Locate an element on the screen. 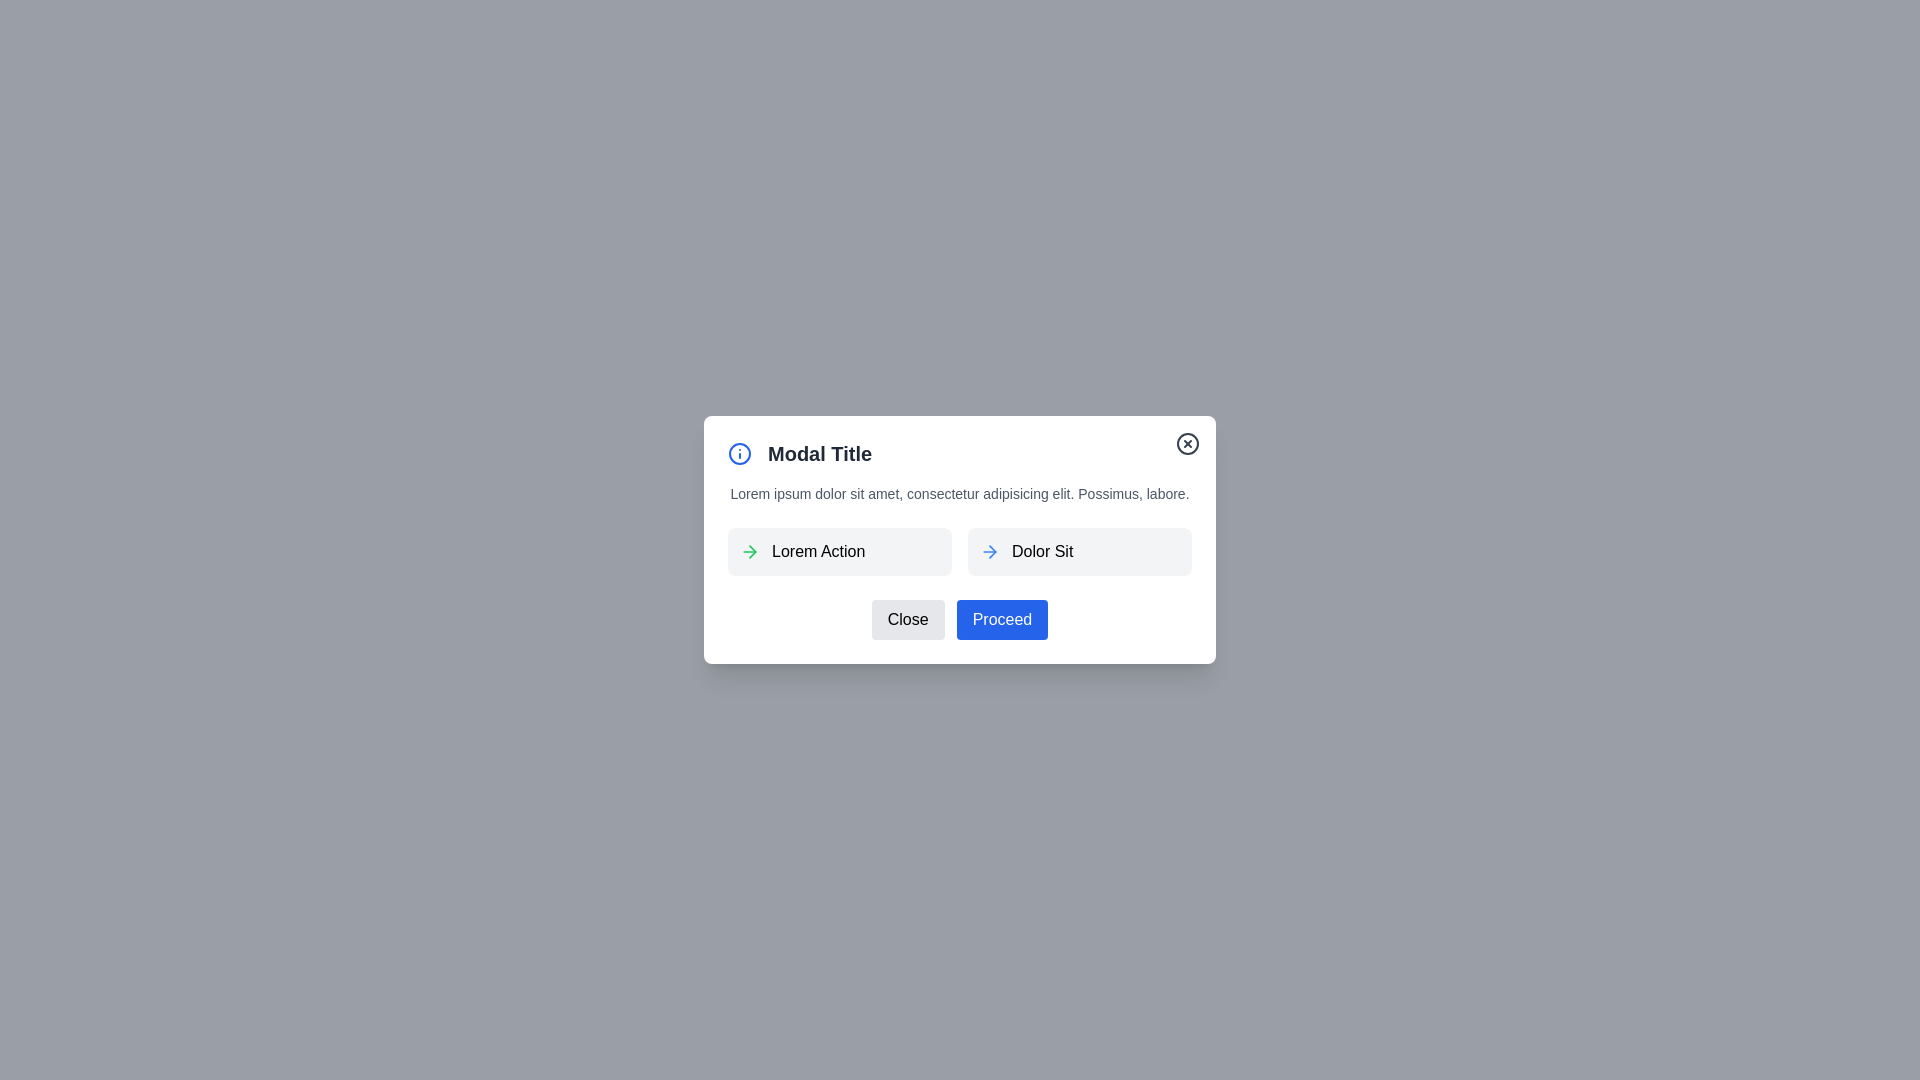 The image size is (1920, 1080). the circular close button element located at the top-right corner of the modal window is located at coordinates (1188, 442).